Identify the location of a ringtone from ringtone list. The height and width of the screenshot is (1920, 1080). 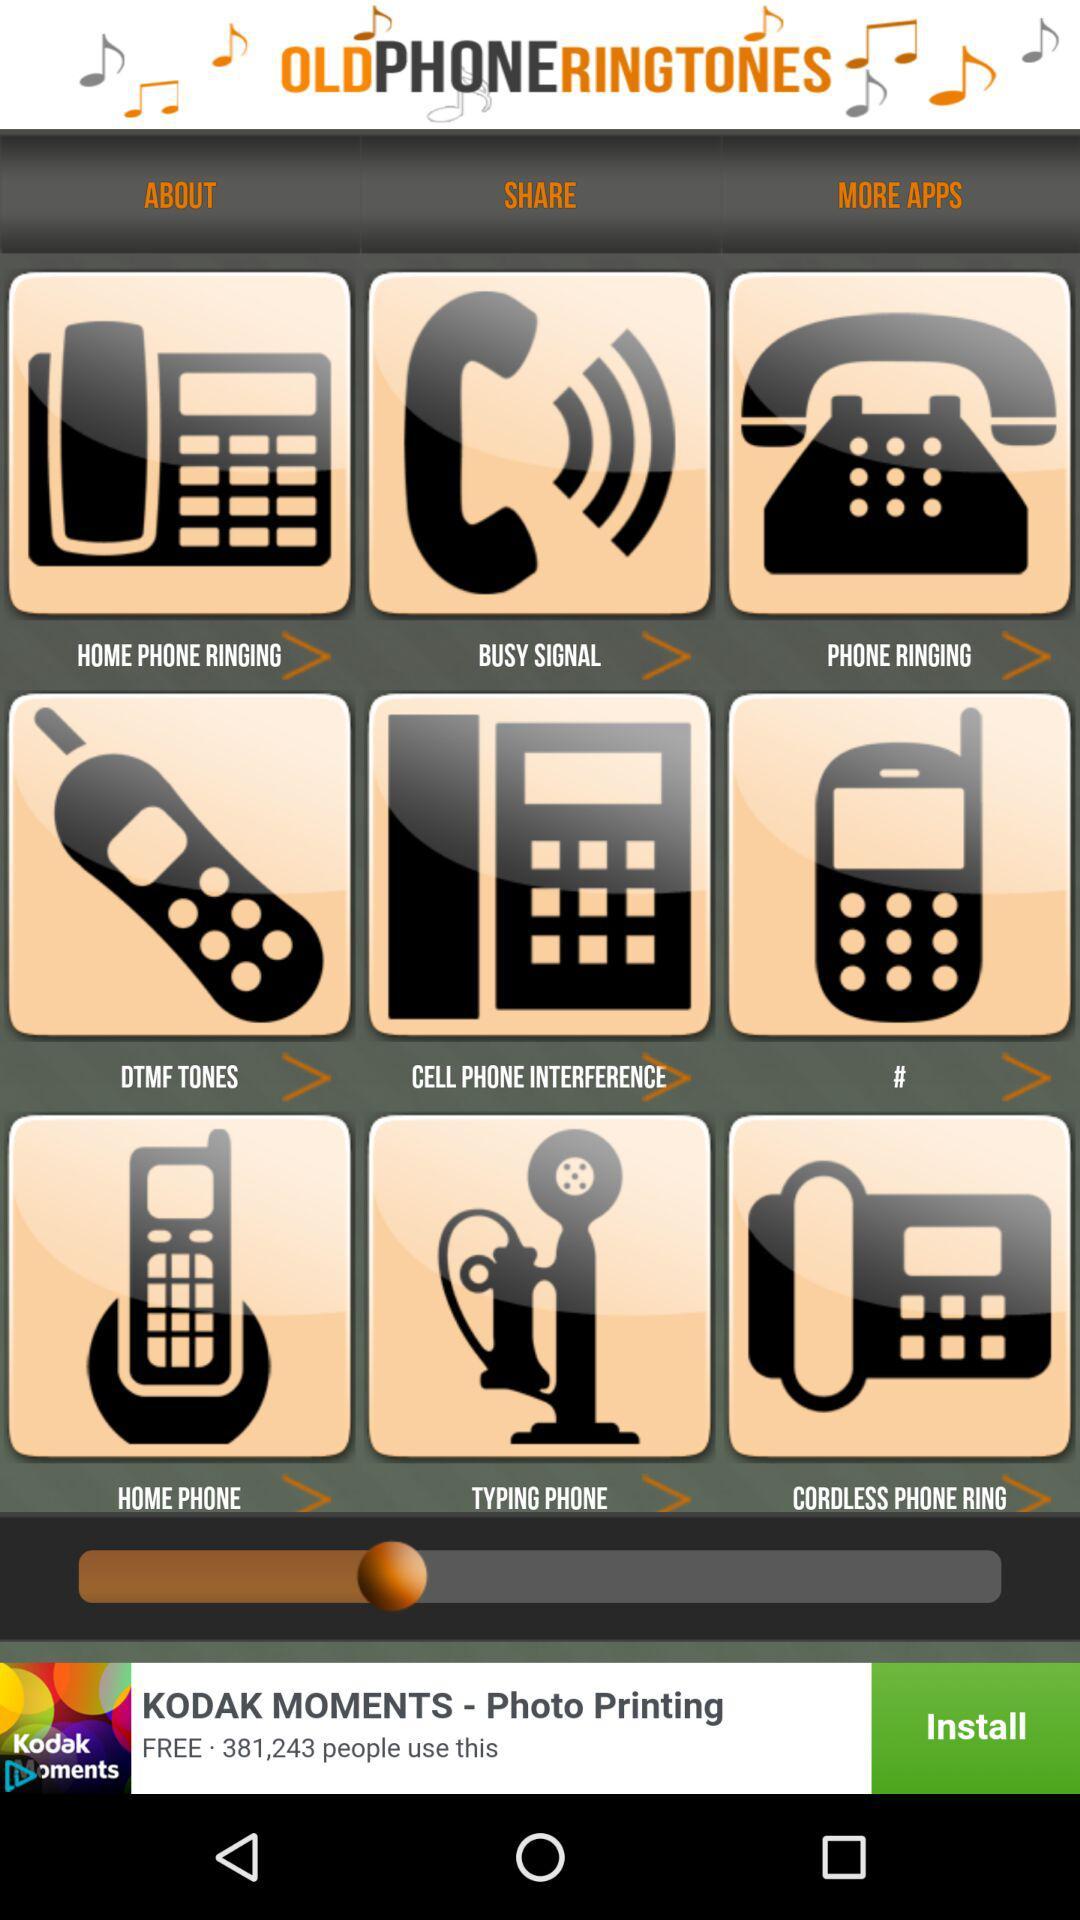
(898, 865).